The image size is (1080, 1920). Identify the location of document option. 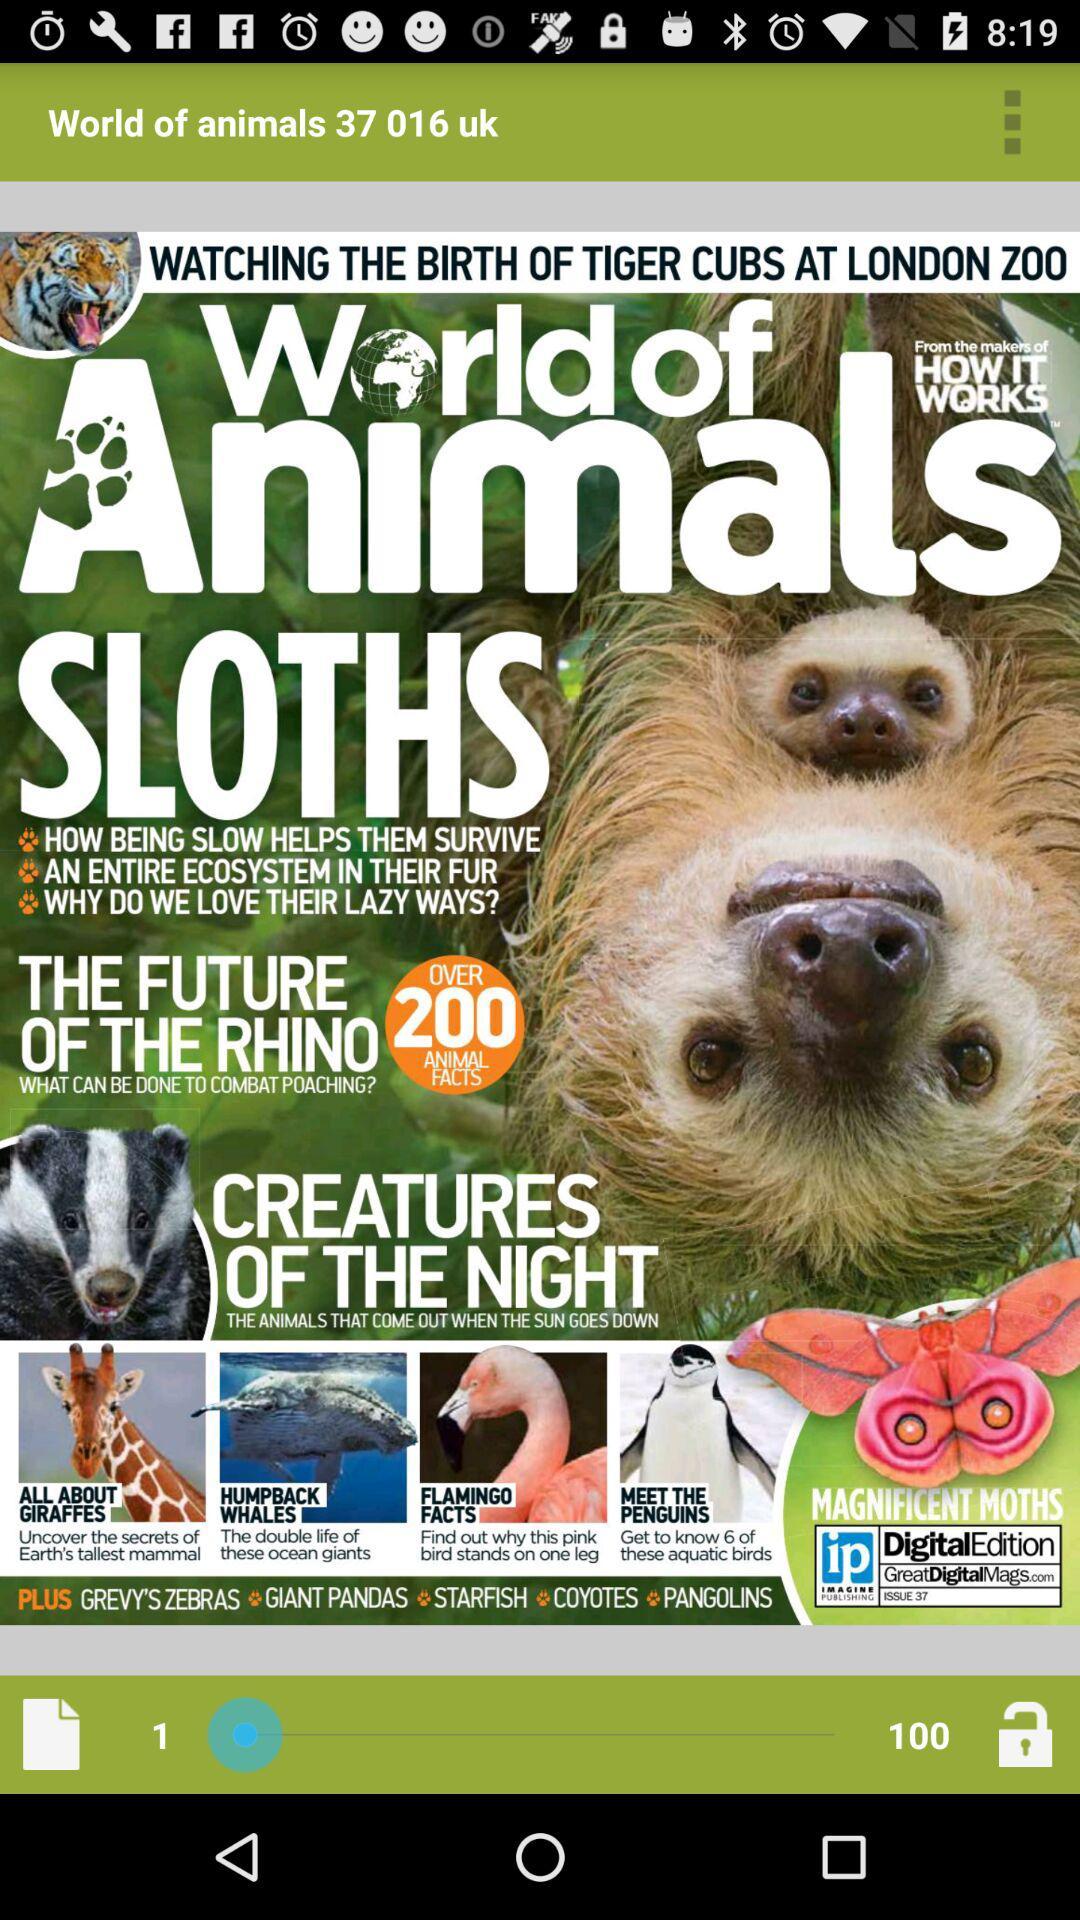
(50, 1733).